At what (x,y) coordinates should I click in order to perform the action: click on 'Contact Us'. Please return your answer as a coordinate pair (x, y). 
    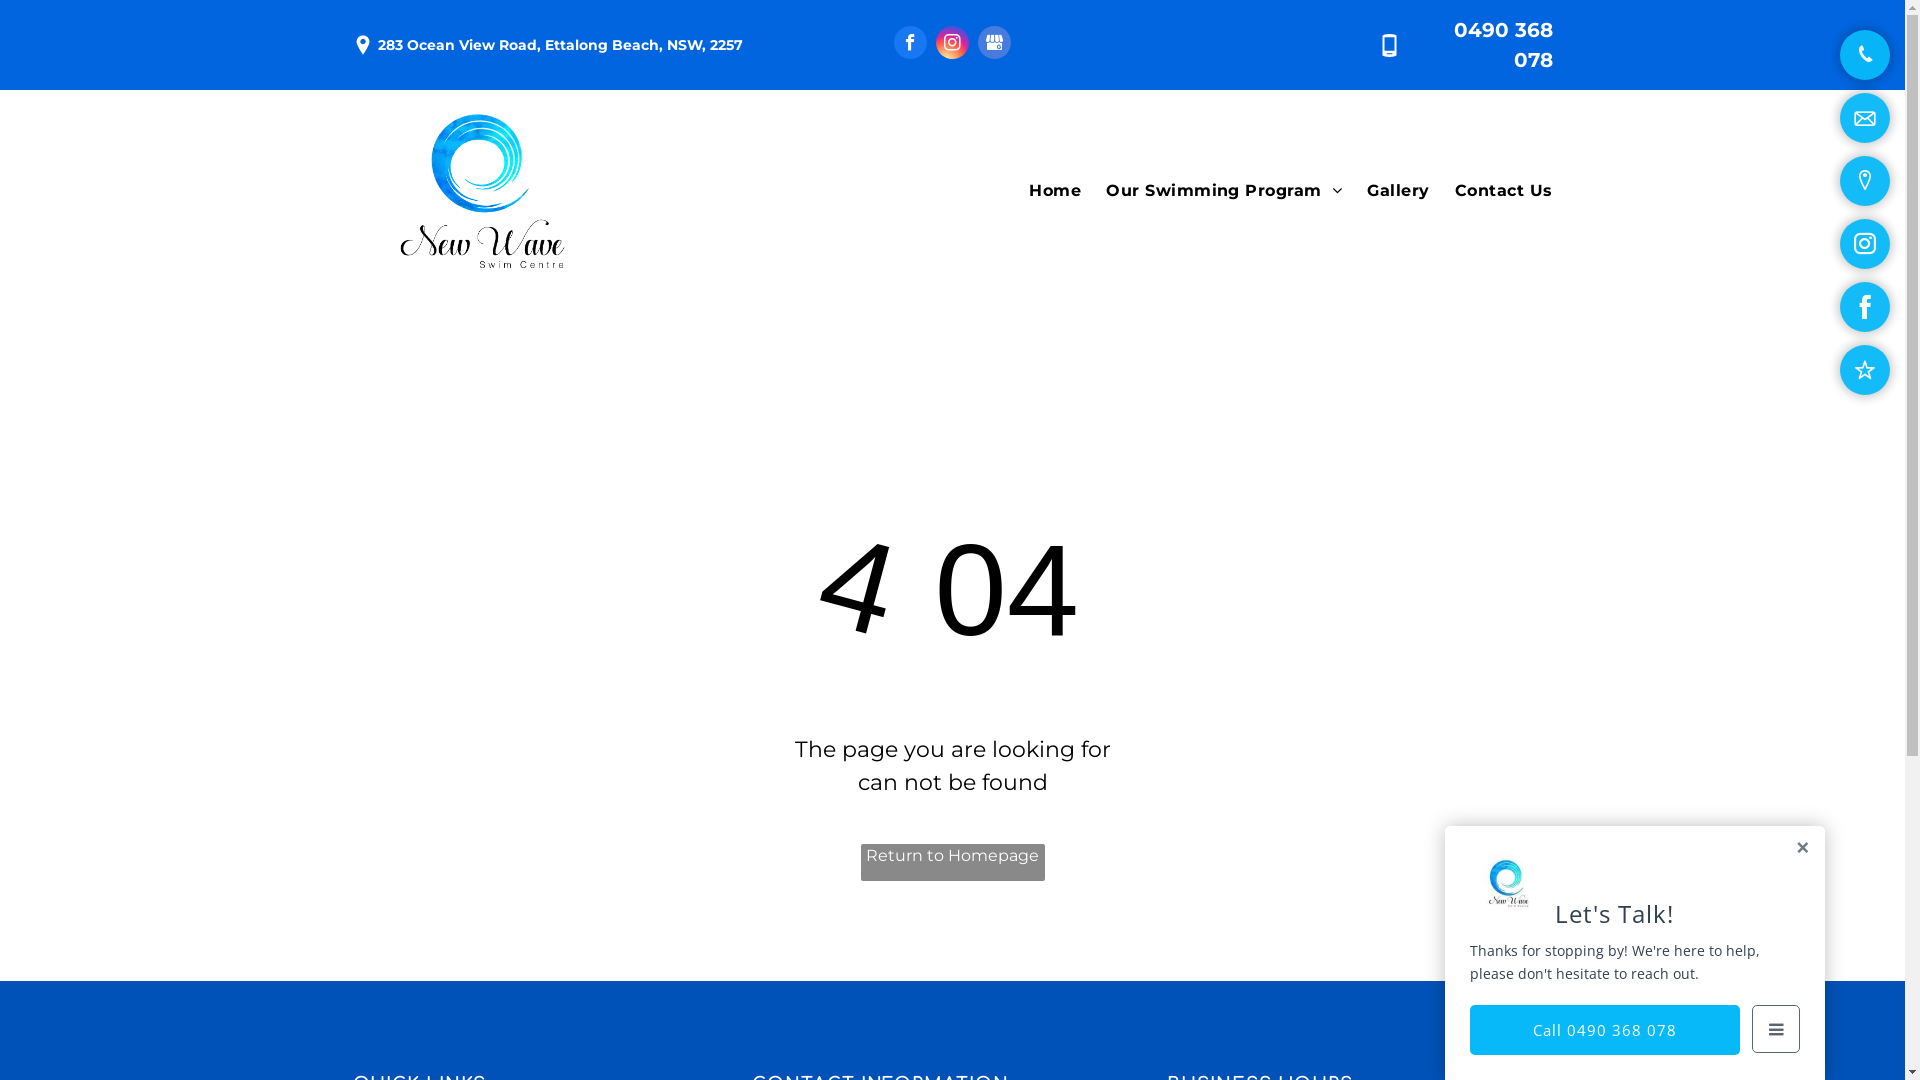
    Looking at the image, I should click on (1429, 191).